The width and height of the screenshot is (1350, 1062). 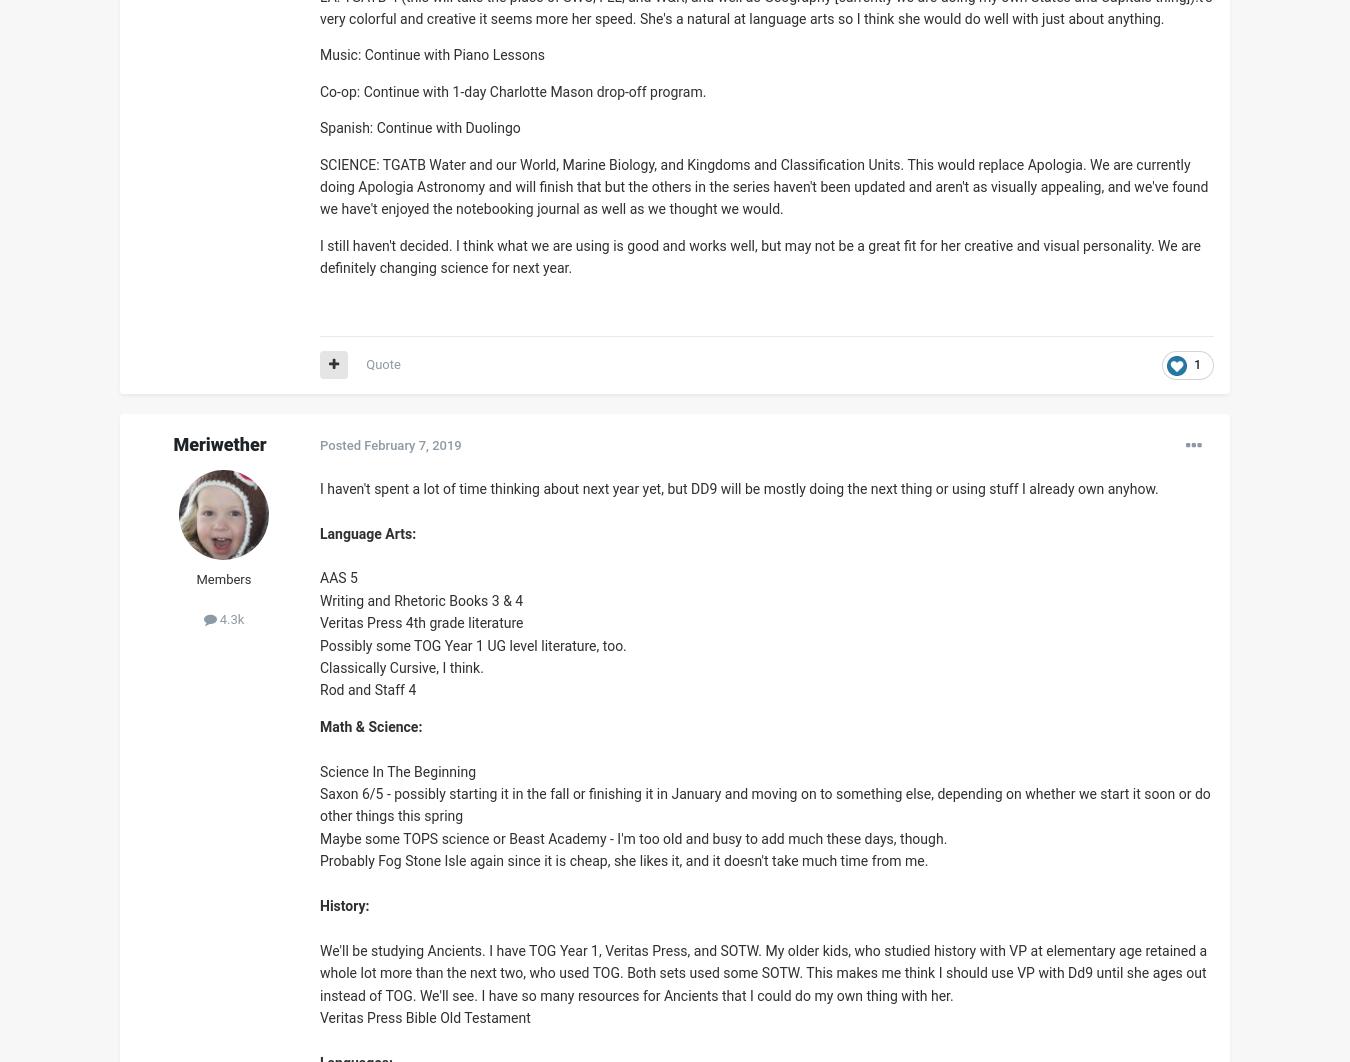 What do you see at coordinates (432, 55) in the screenshot?
I see `'Music: Continue with Piano Lessons'` at bounding box center [432, 55].